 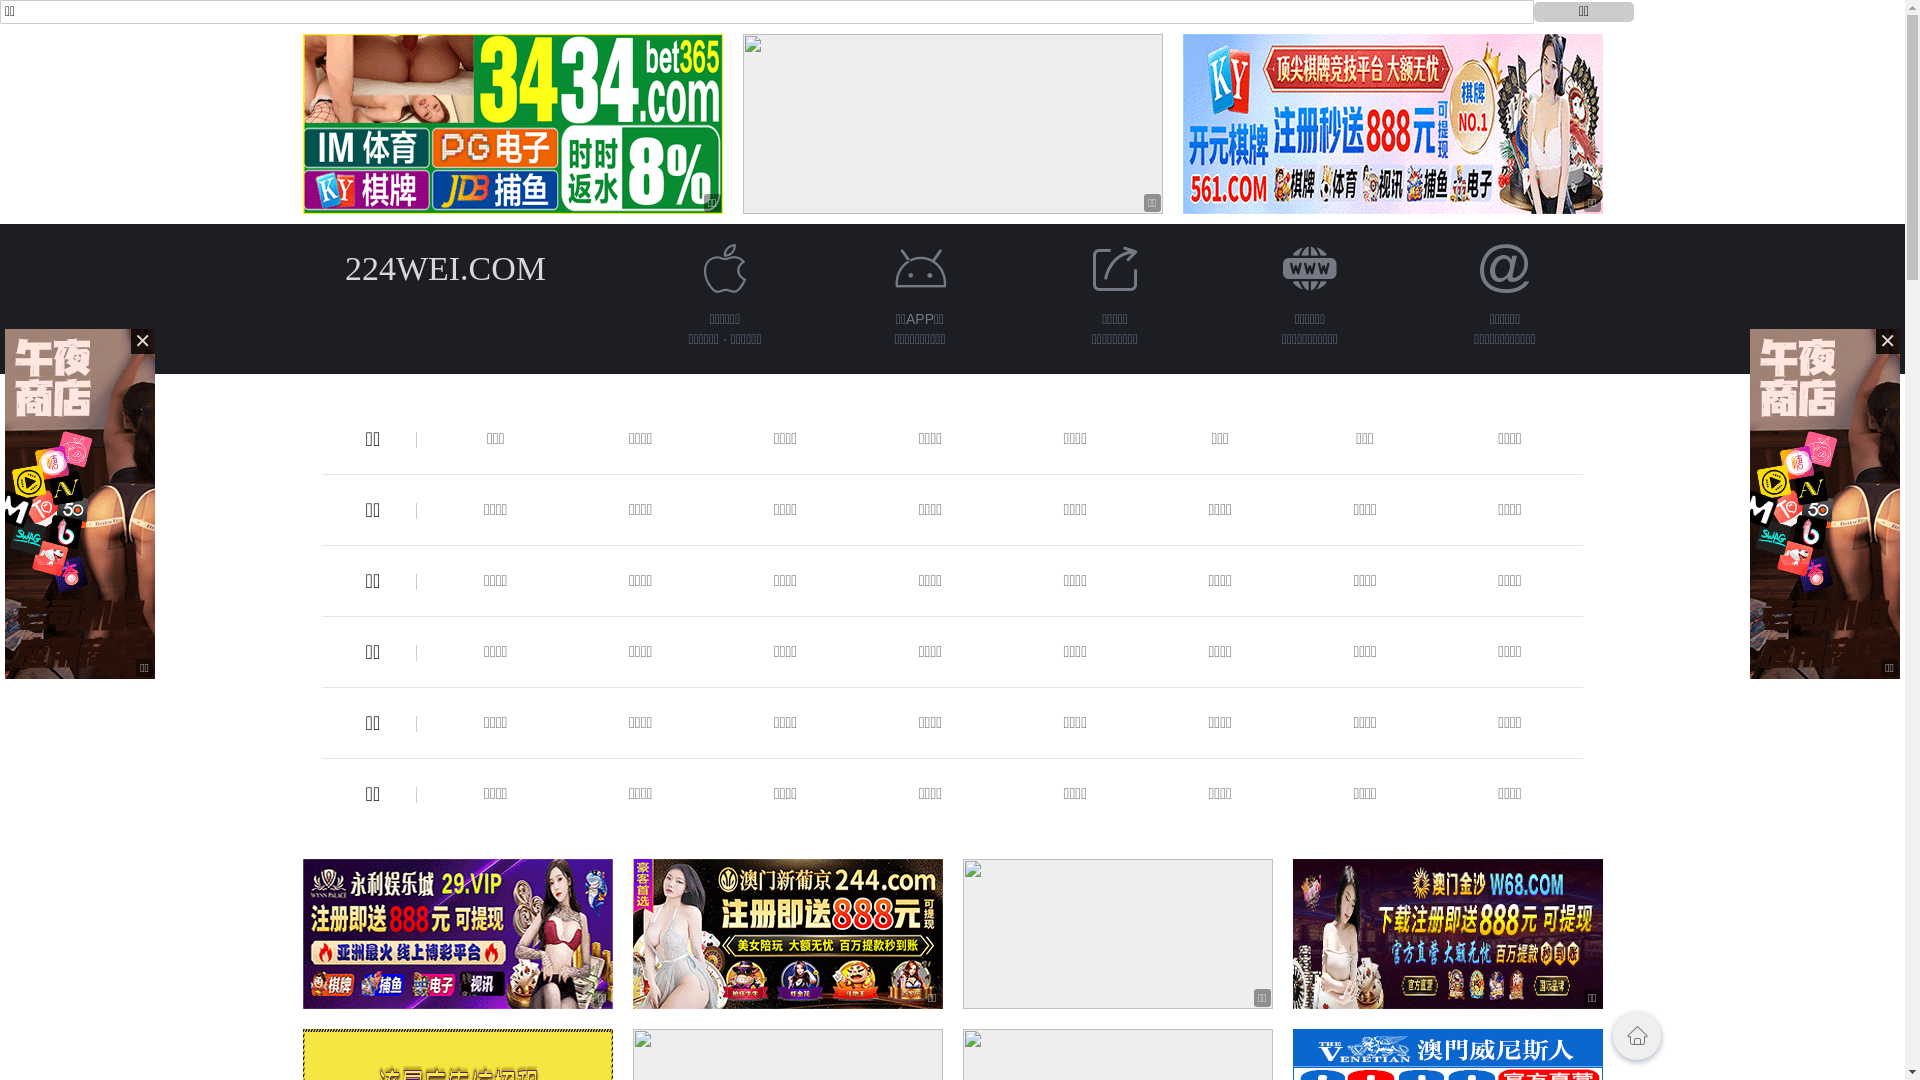 I want to click on '224WEI.COM', so click(x=444, y=267).